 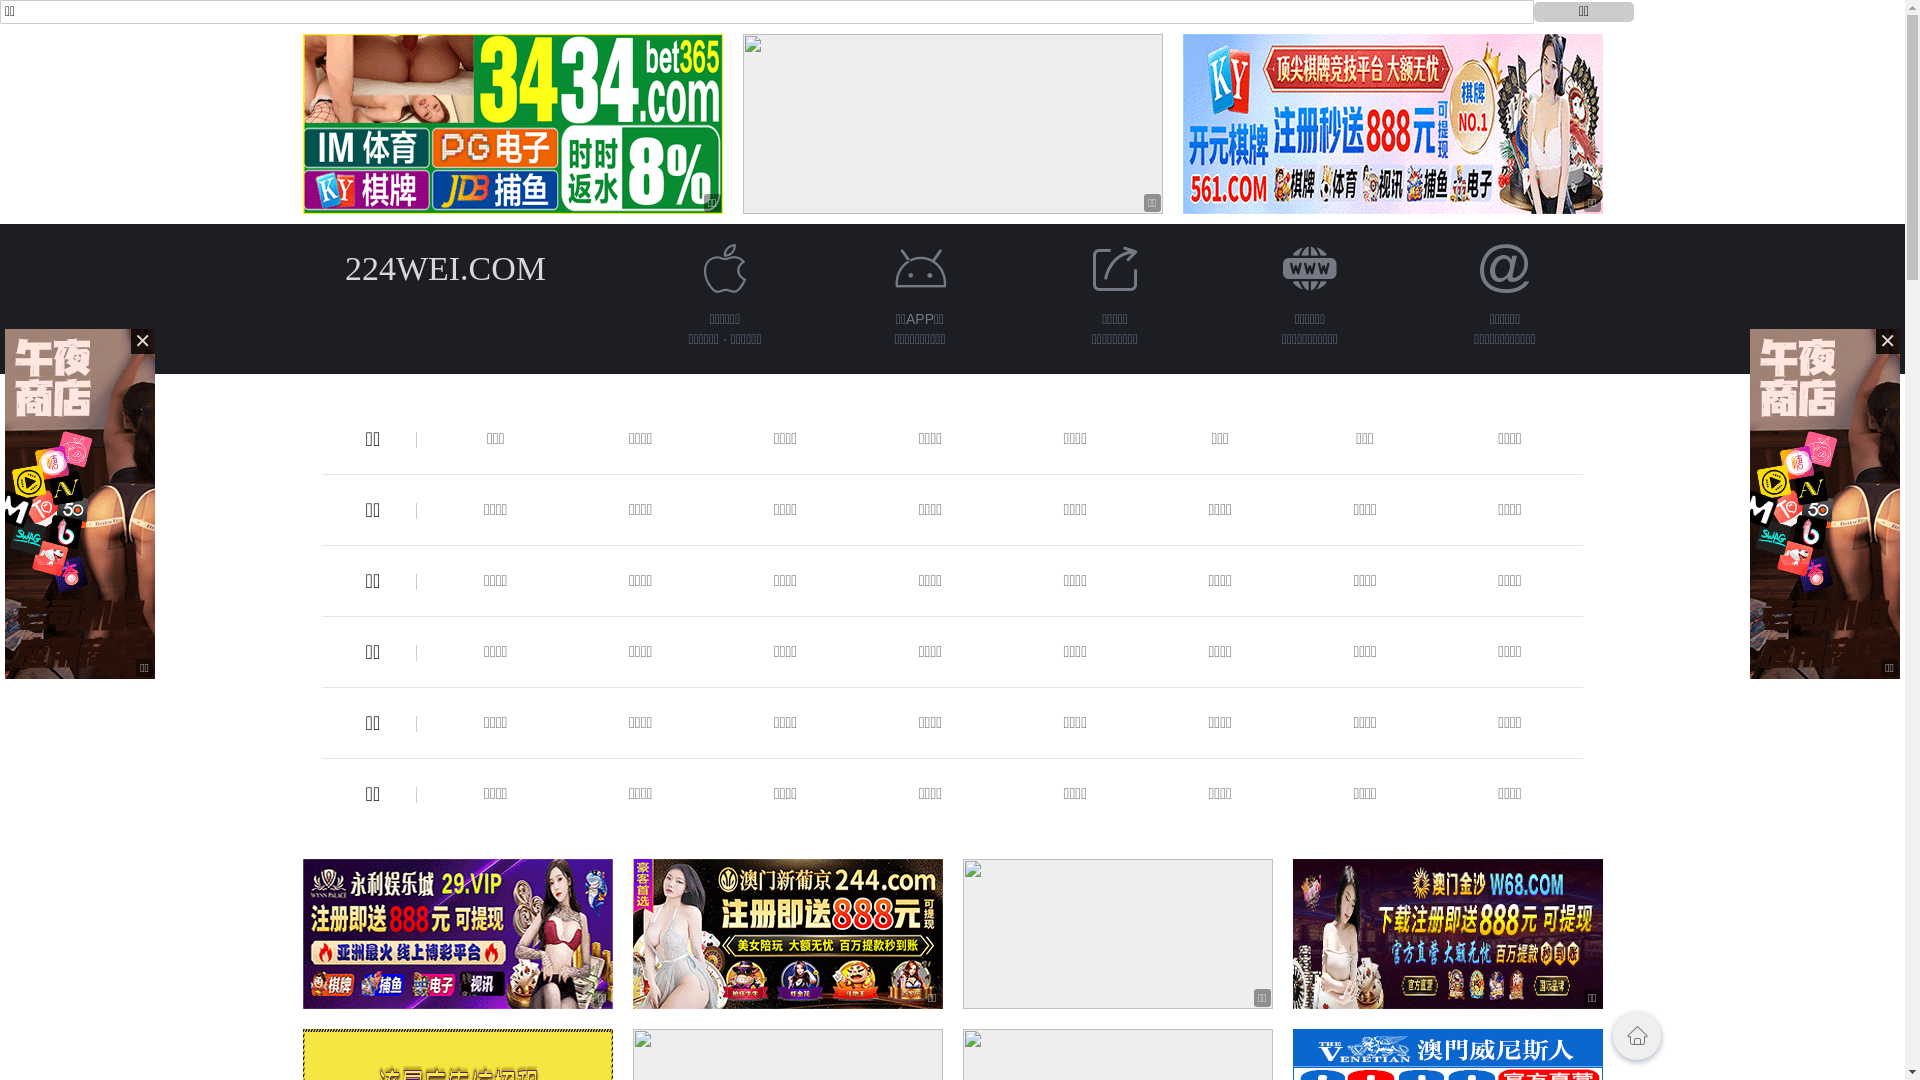 I want to click on '224WEI.COM', so click(x=444, y=267).